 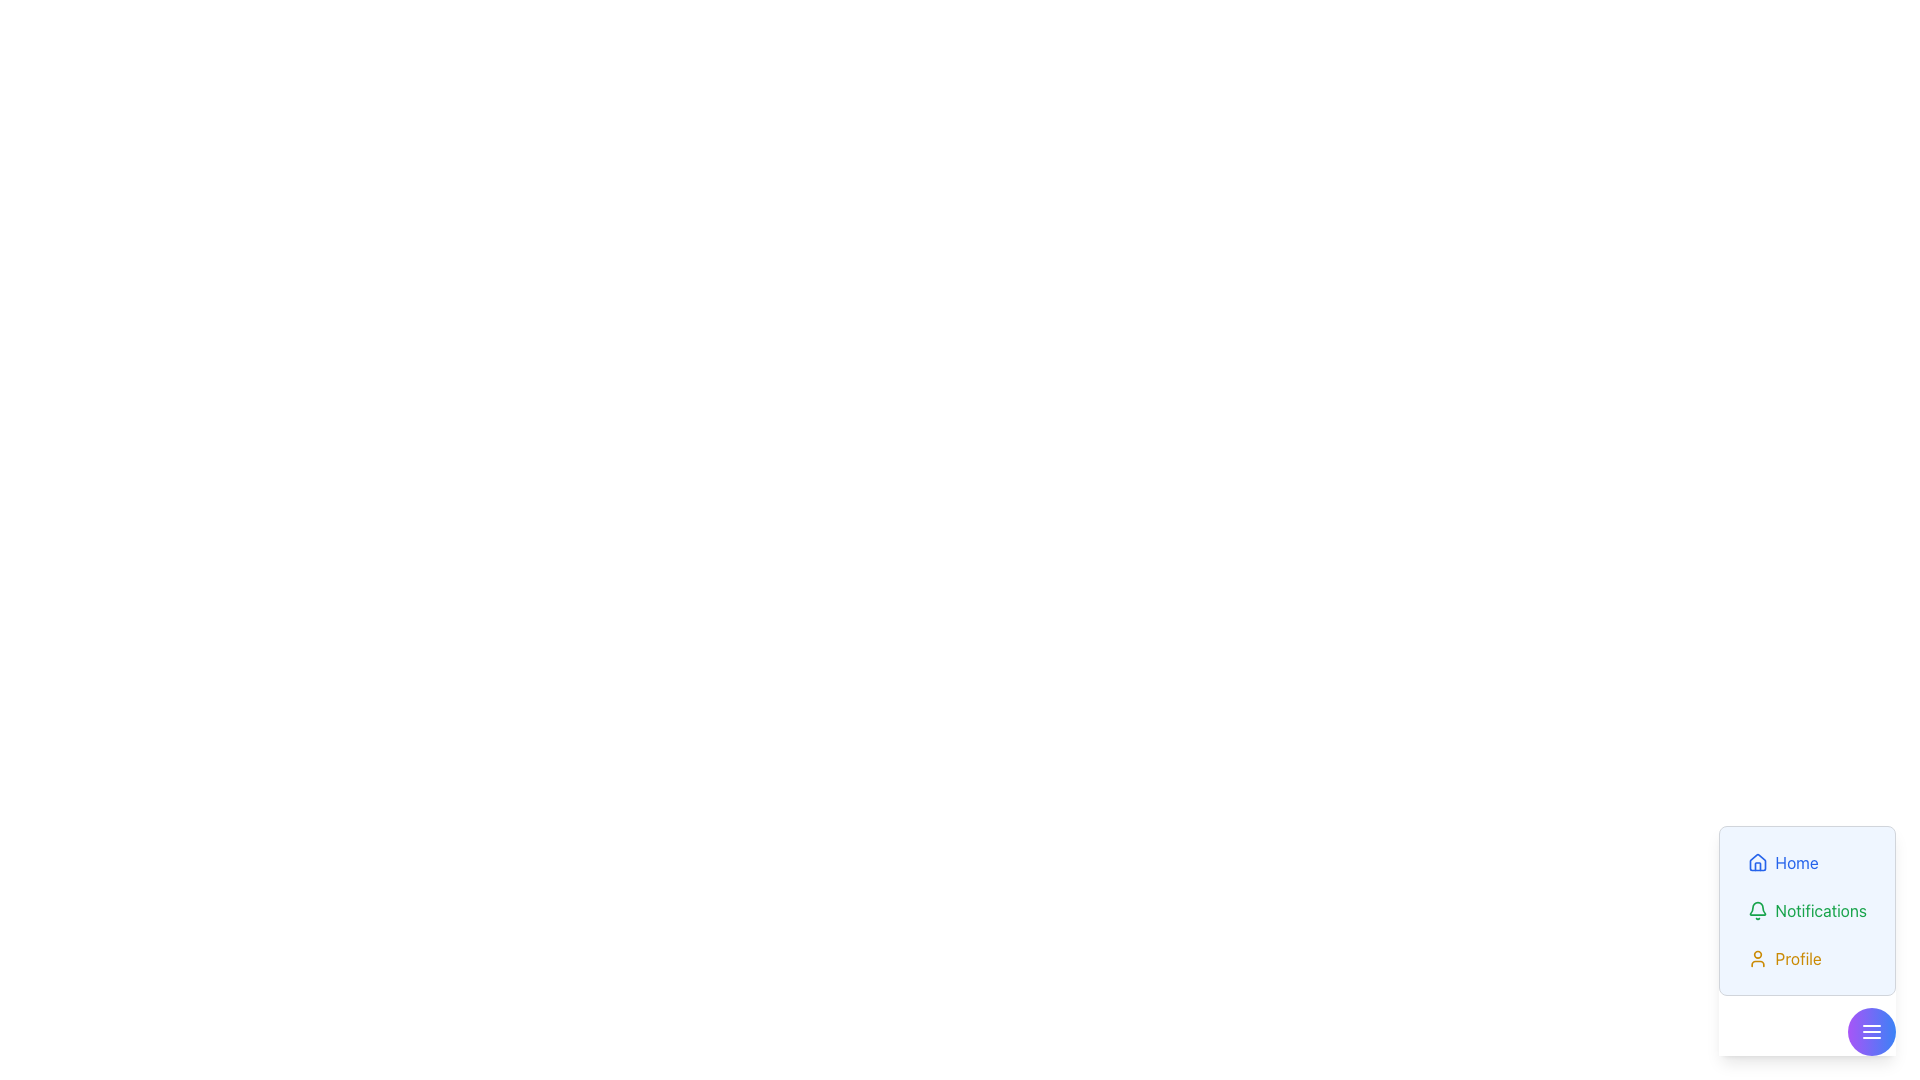 What do you see at coordinates (1807, 862) in the screenshot?
I see `the 'Home' navigation button located at the bottom-right corner of the interface` at bounding box center [1807, 862].